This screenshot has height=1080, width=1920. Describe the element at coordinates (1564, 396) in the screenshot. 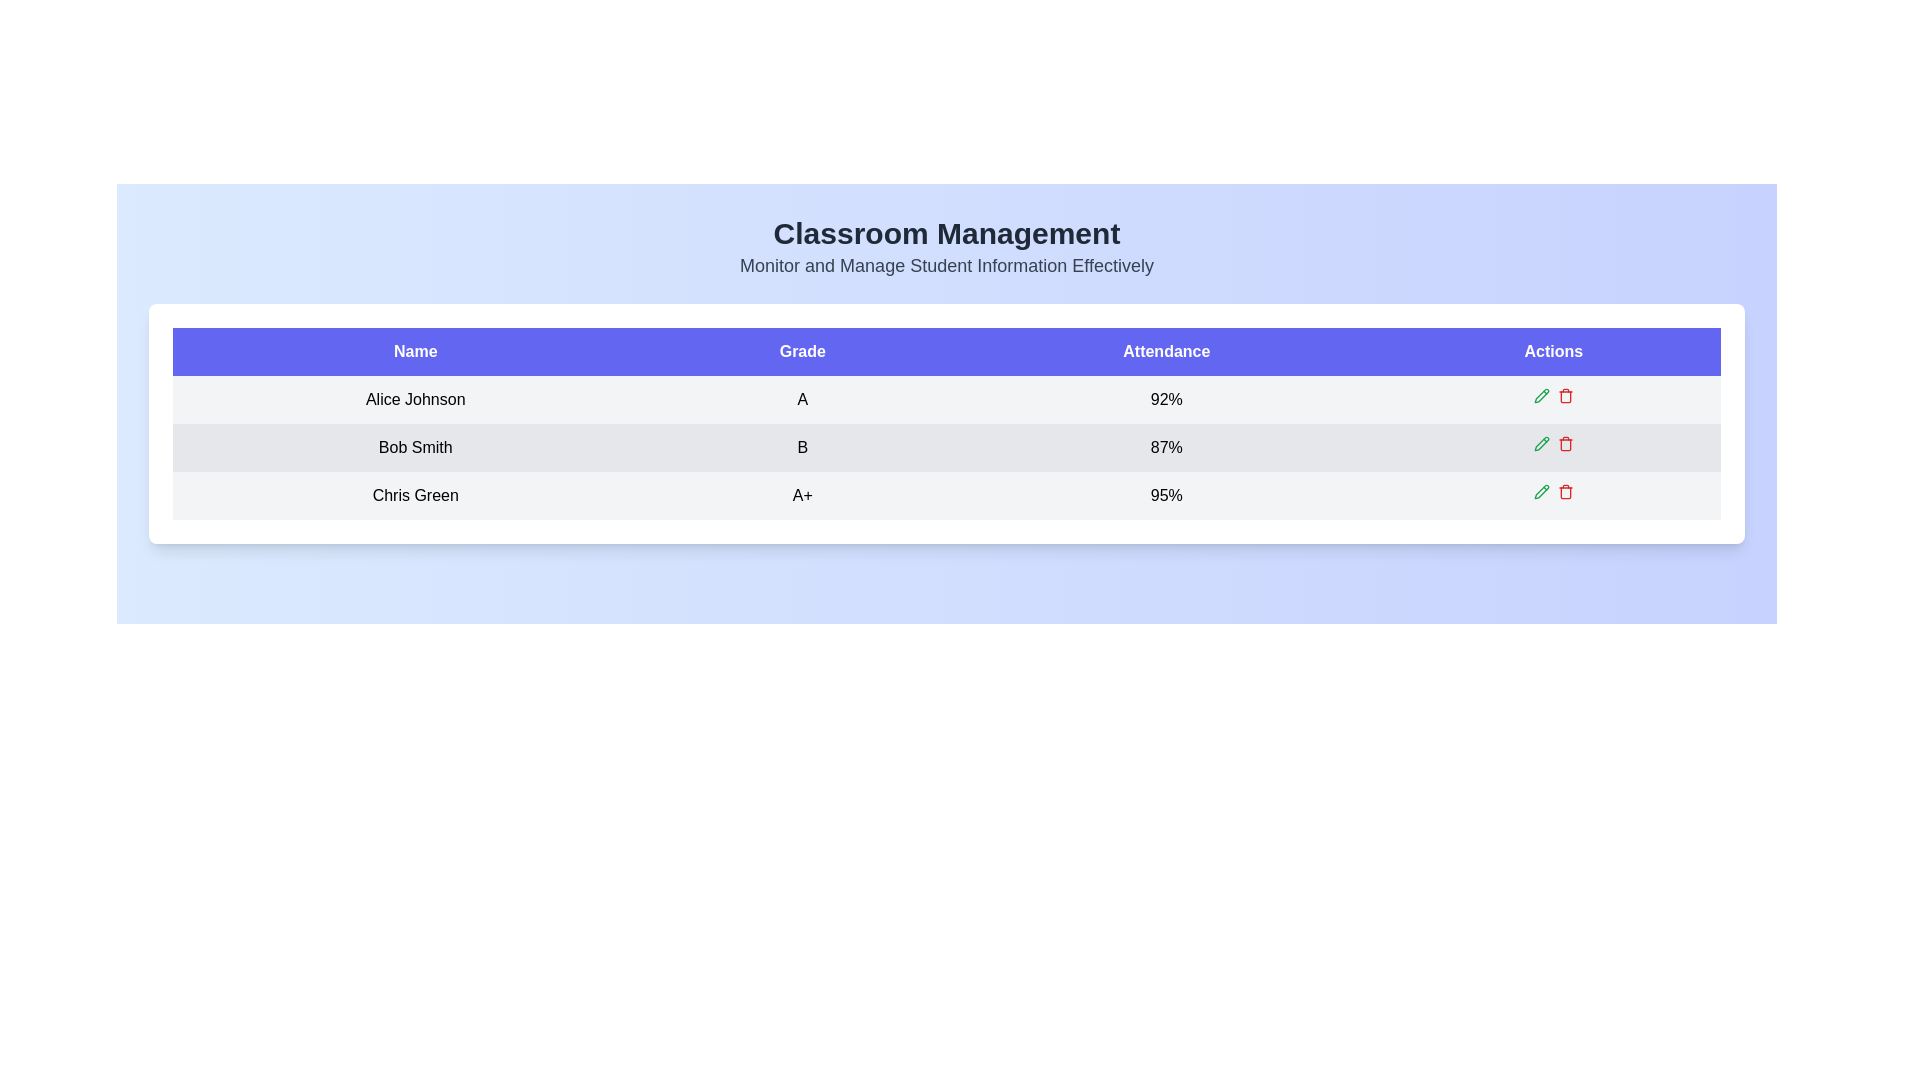

I see `the interactive red trash can icon located in the 'Actions' column of the table` at that location.